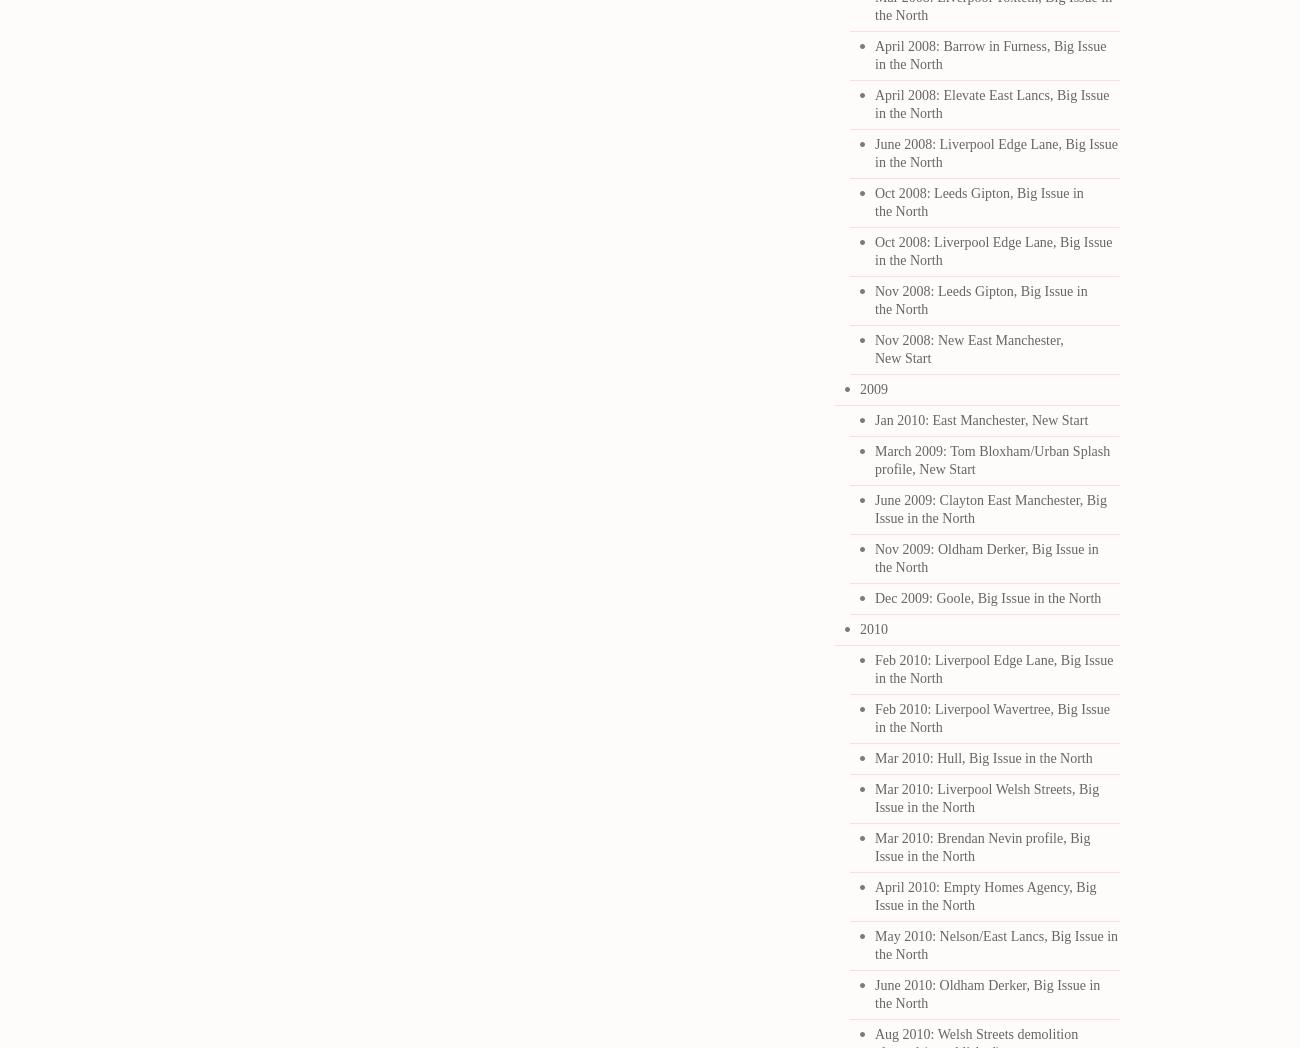  I want to click on 'Mar 2010: Liverpool Welsh Streets, Big Issue in the North', so click(874, 797).